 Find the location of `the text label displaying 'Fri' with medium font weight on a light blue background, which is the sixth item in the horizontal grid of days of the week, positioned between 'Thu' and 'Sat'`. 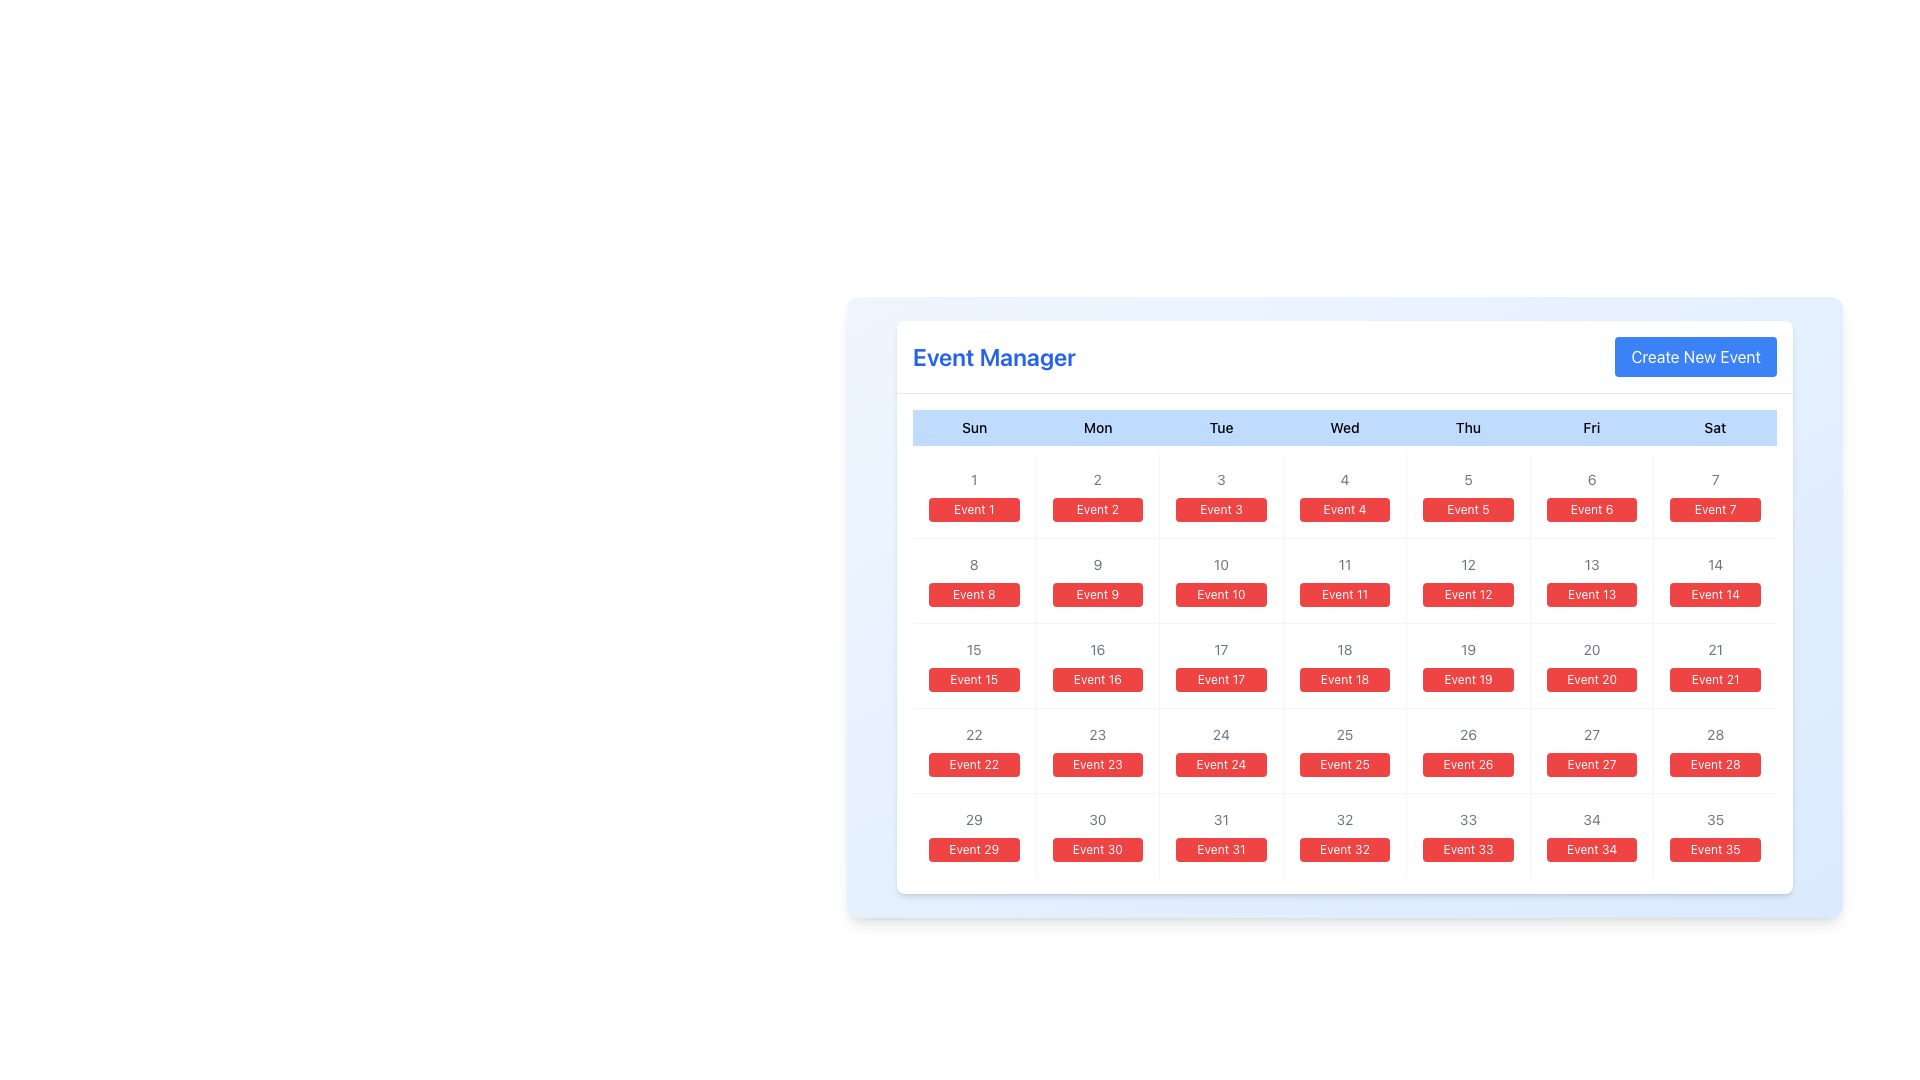

the text label displaying 'Fri' with medium font weight on a light blue background, which is the sixth item in the horizontal grid of days of the week, positioned between 'Thu' and 'Sat' is located at coordinates (1590, 427).